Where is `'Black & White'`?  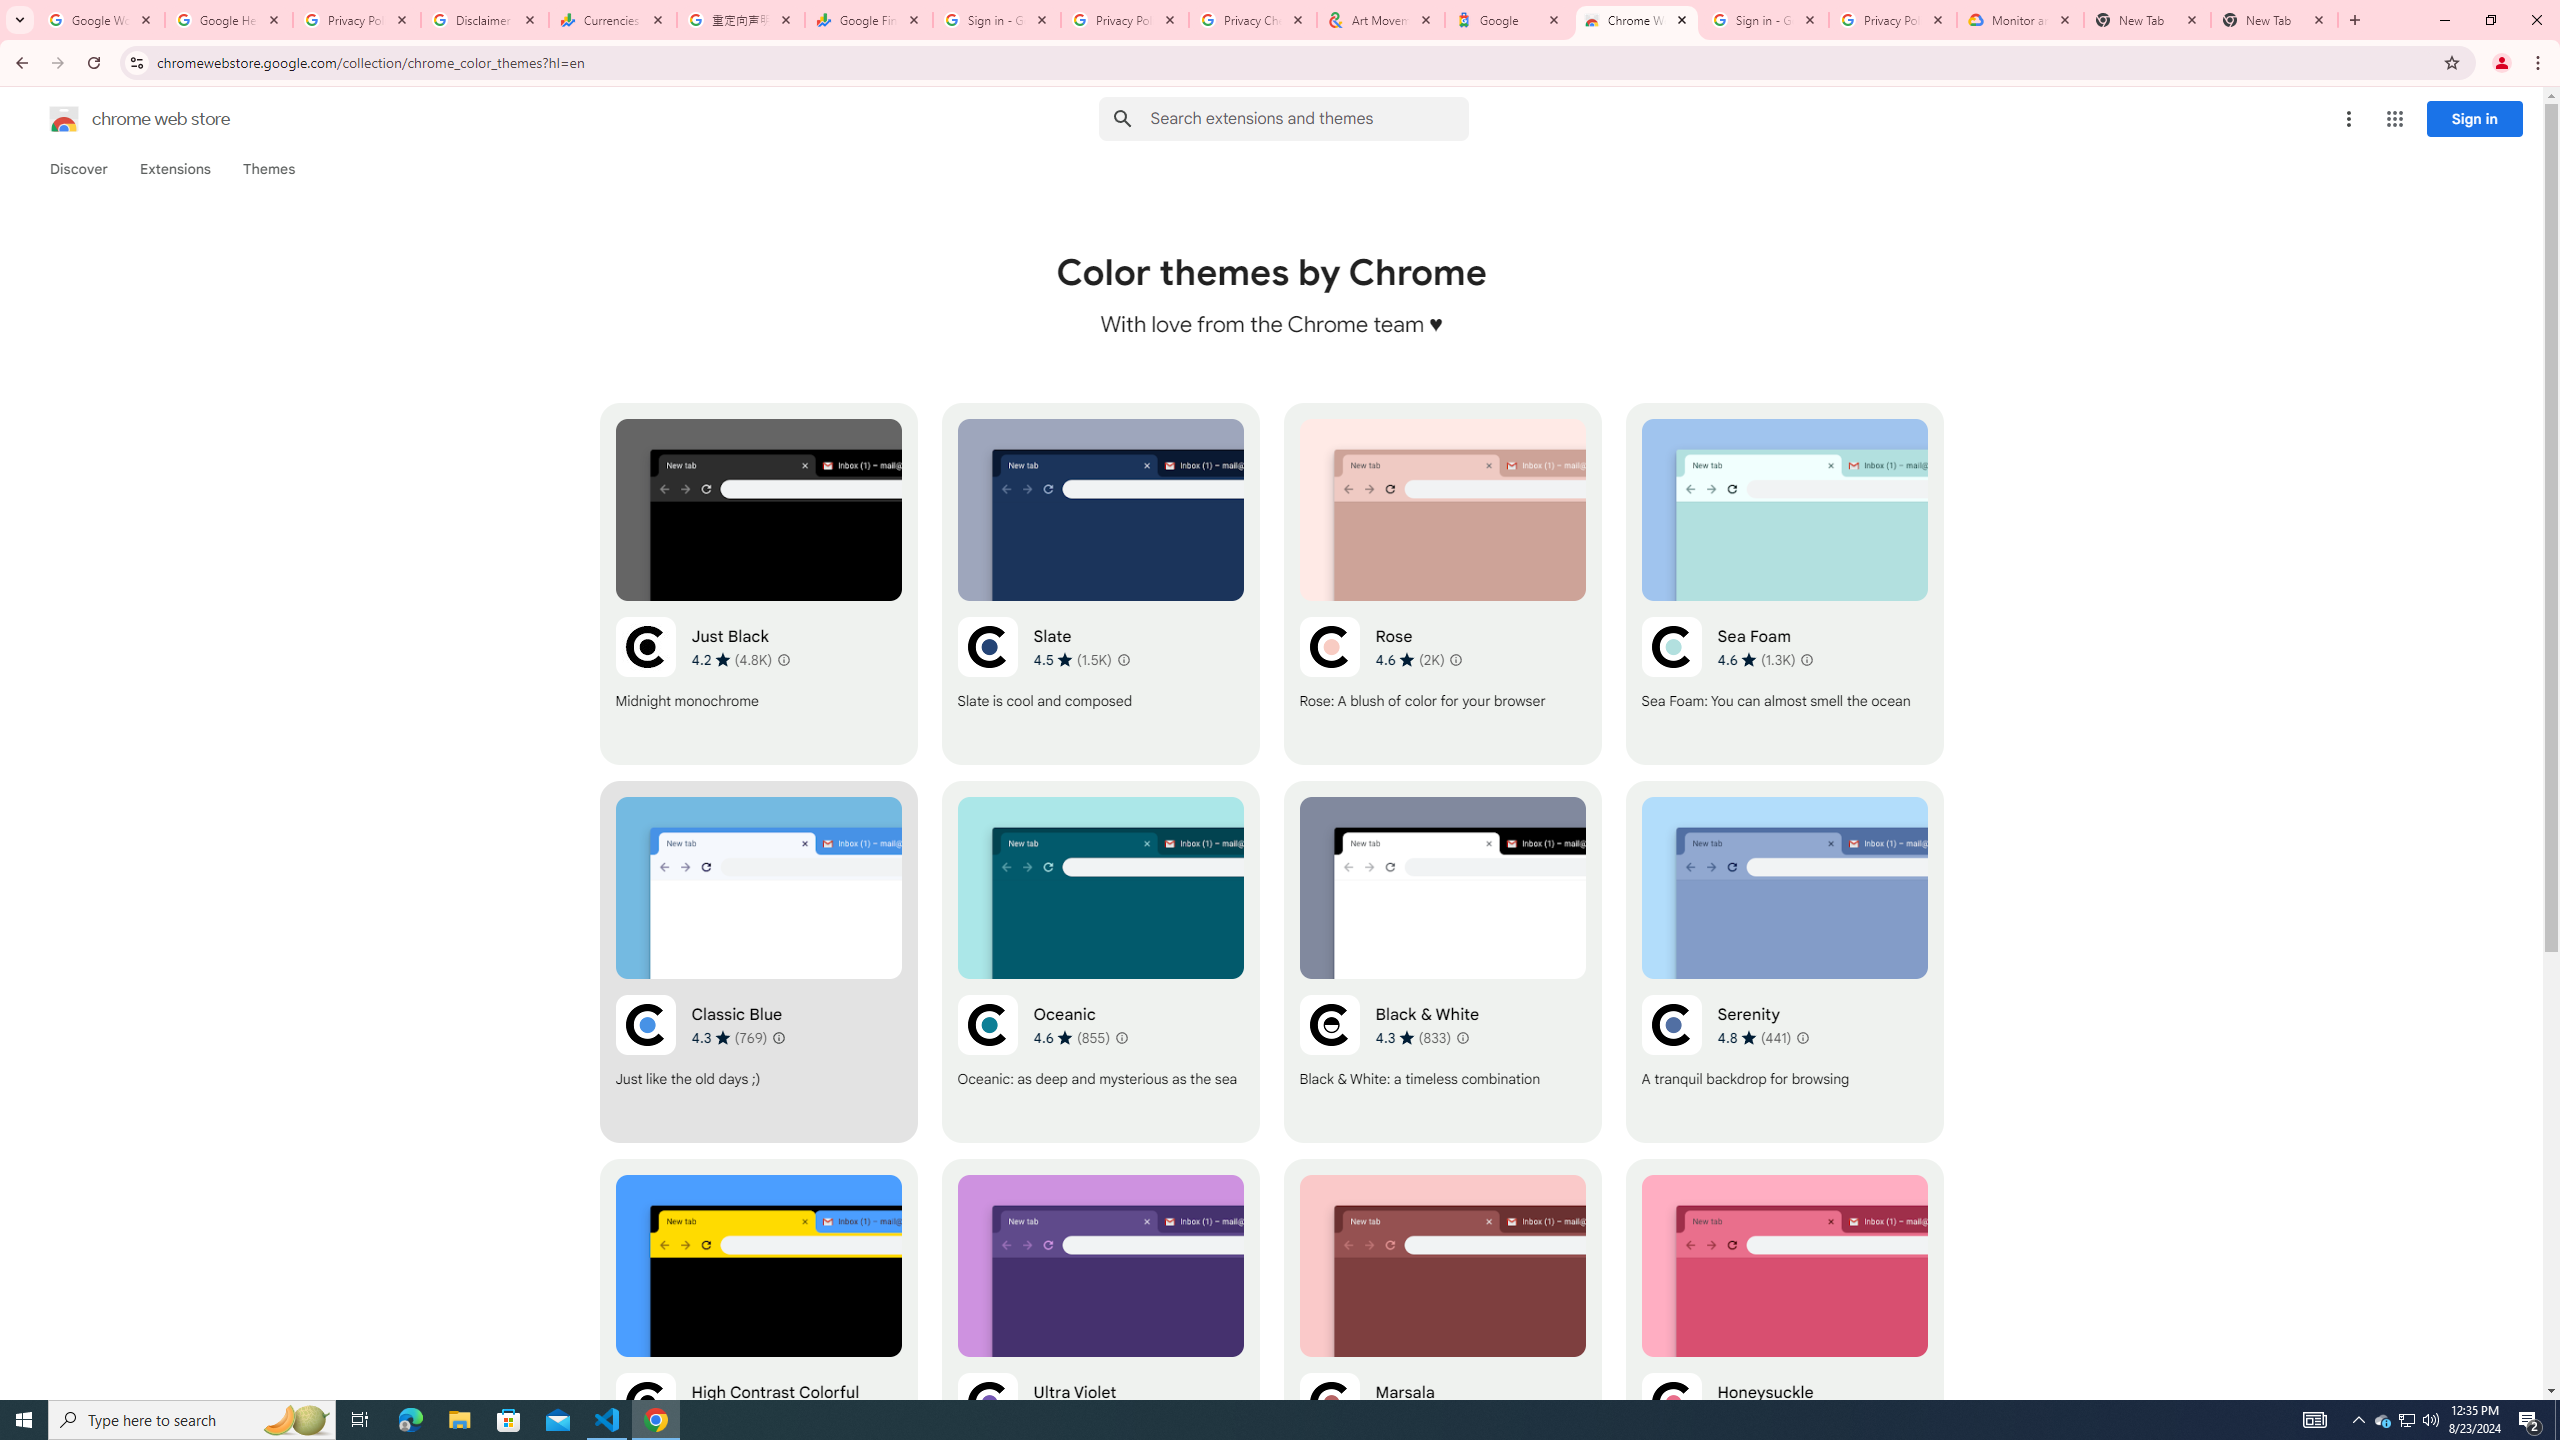 'Black & White' is located at coordinates (1442, 961).